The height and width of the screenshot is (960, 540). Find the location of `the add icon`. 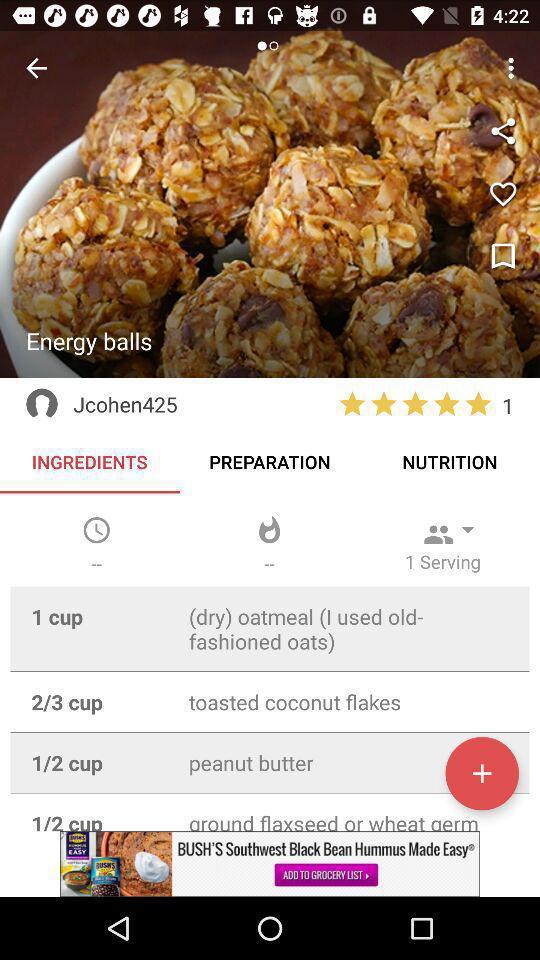

the add icon is located at coordinates (481, 772).